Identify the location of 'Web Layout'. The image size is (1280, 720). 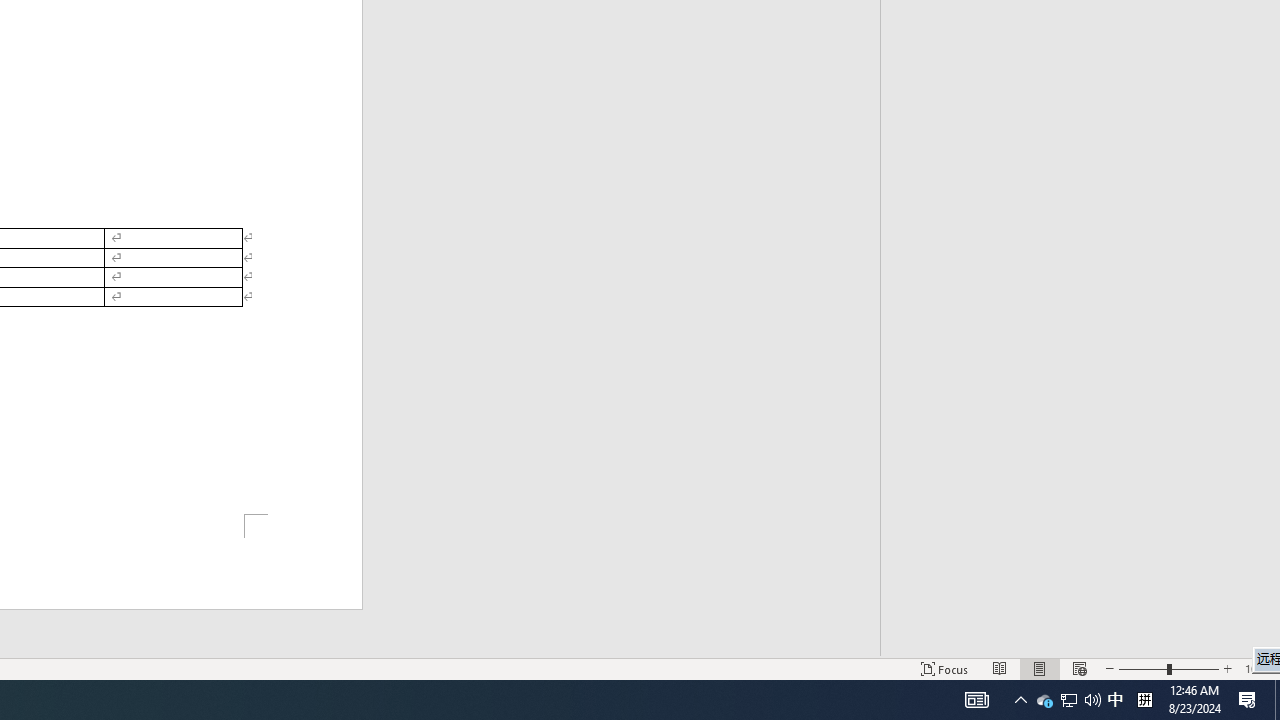
(1078, 669).